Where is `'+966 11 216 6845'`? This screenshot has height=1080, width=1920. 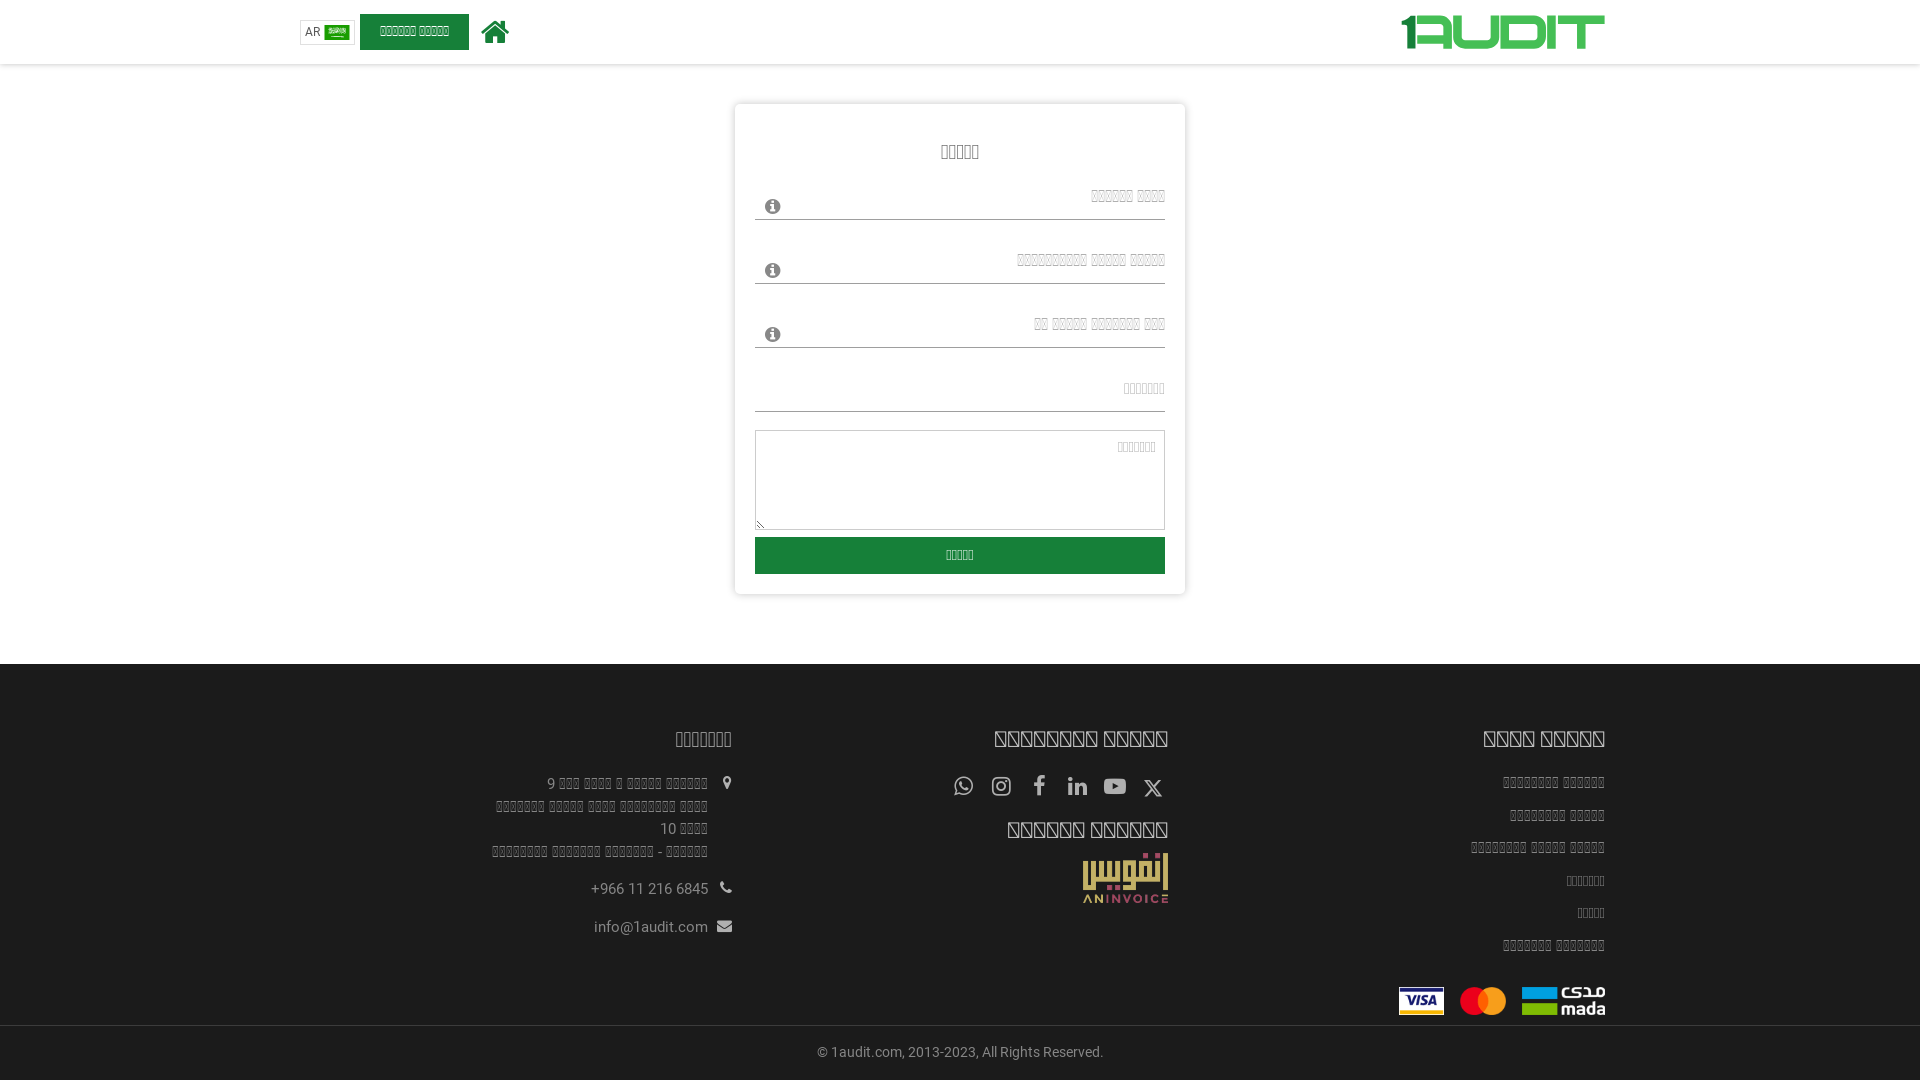
'+966 11 216 6845' is located at coordinates (649, 887).